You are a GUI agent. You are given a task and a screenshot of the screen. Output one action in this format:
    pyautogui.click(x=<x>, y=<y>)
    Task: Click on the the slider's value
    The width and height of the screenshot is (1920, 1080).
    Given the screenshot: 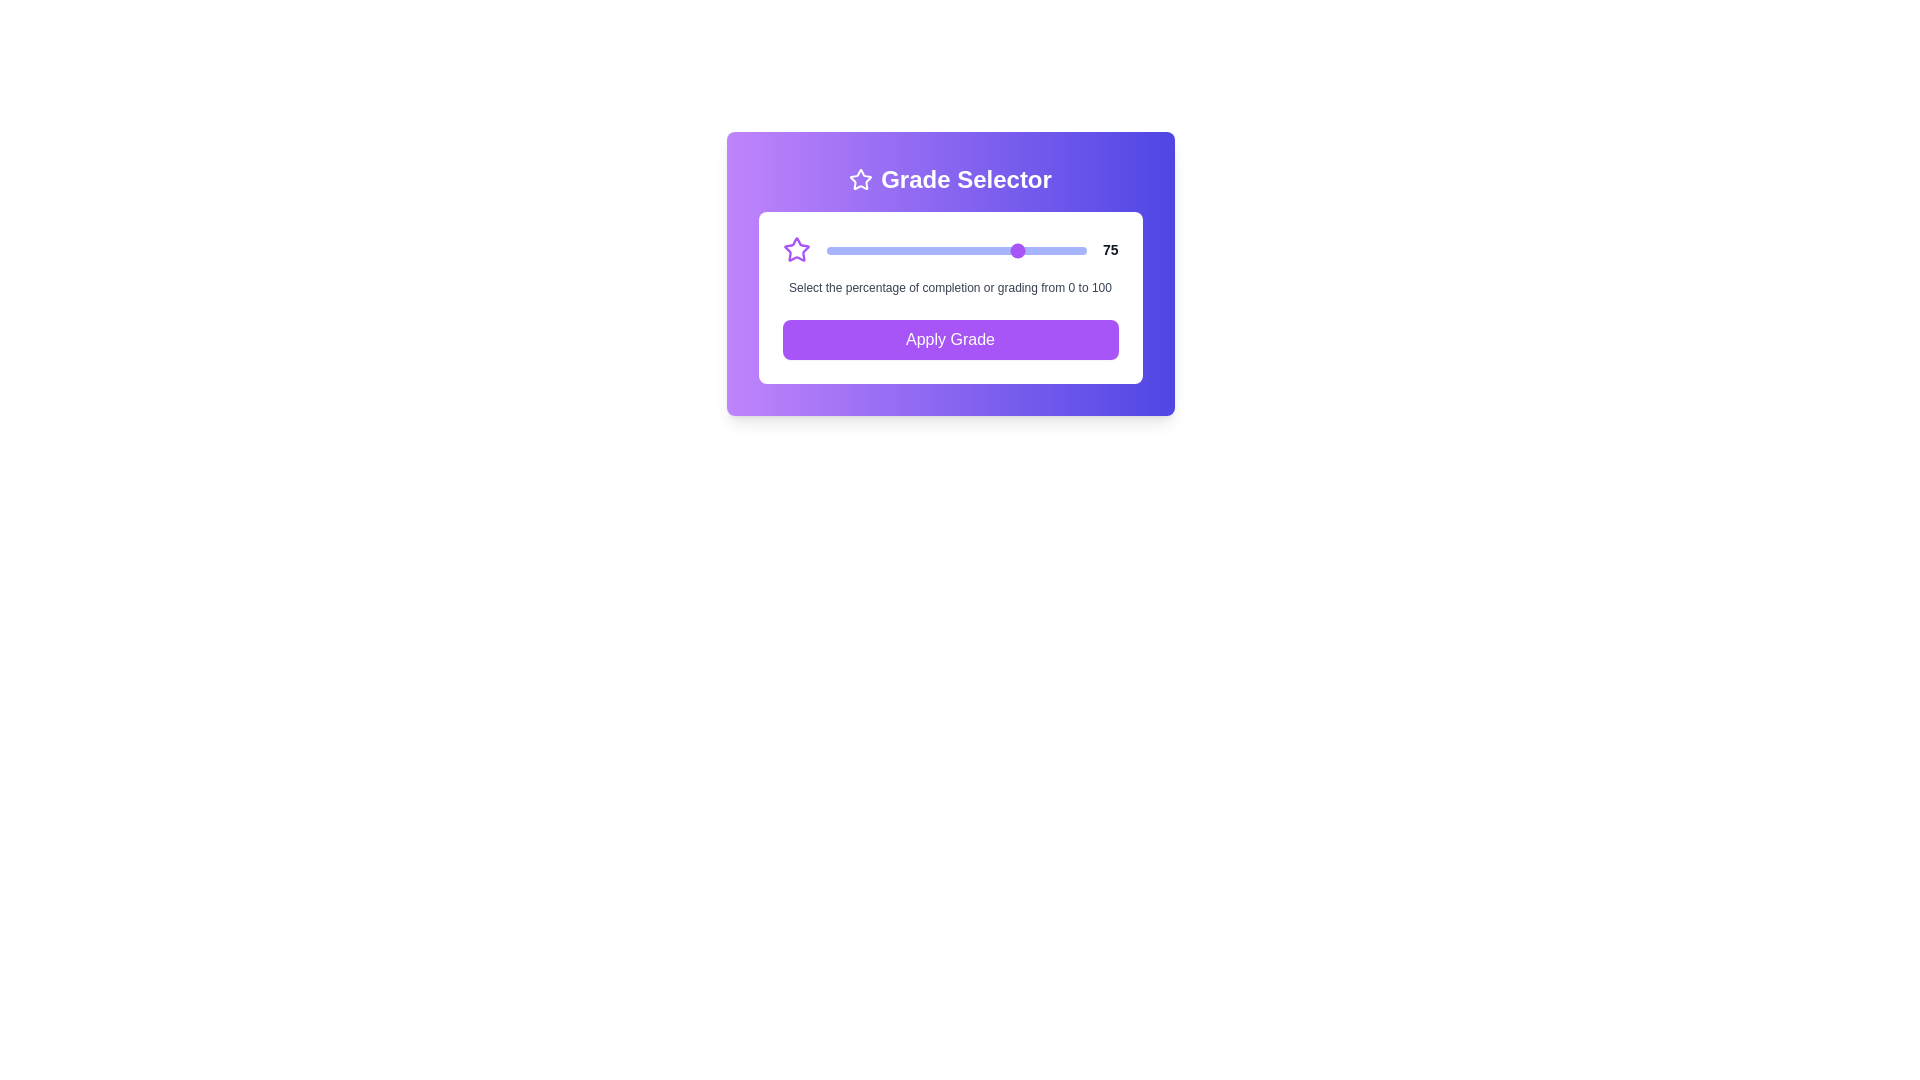 What is the action you would take?
    pyautogui.click(x=1070, y=249)
    